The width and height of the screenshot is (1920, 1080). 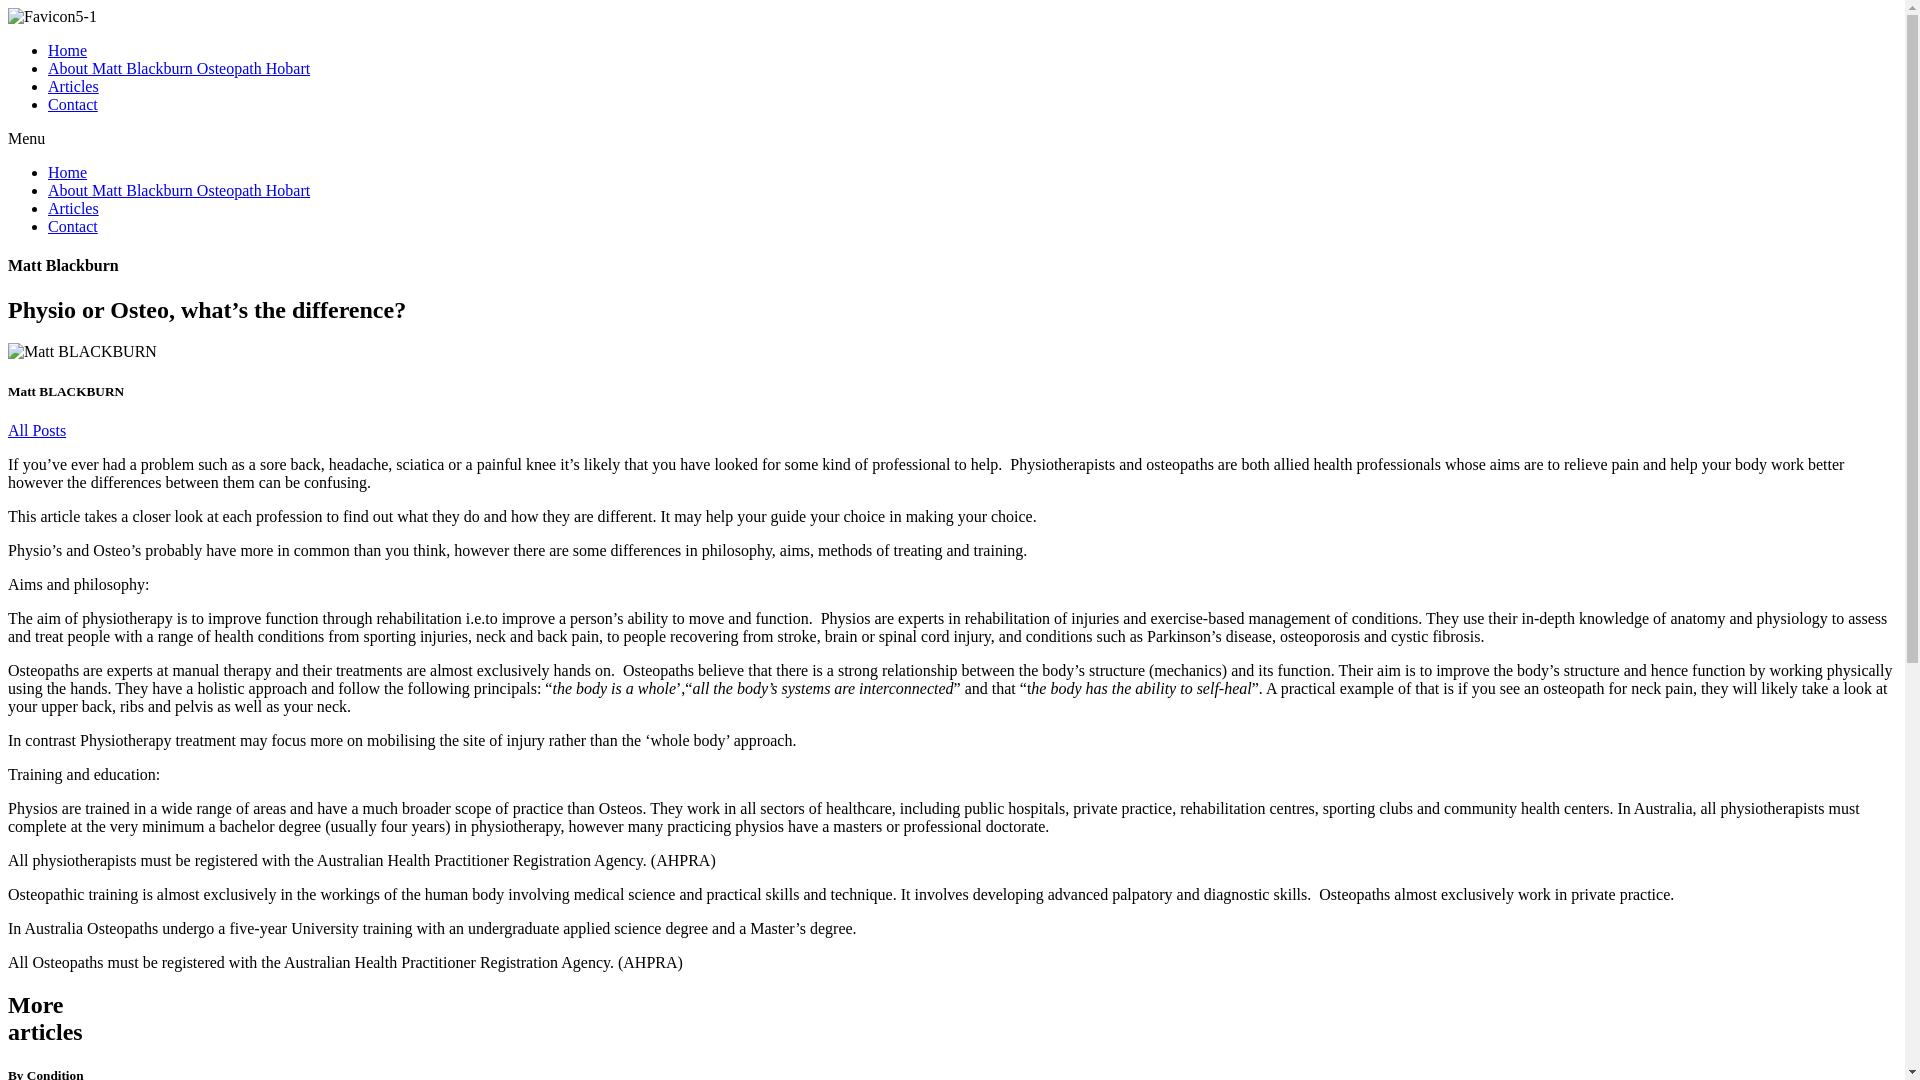 I want to click on 'All Posts', so click(x=37, y=429).